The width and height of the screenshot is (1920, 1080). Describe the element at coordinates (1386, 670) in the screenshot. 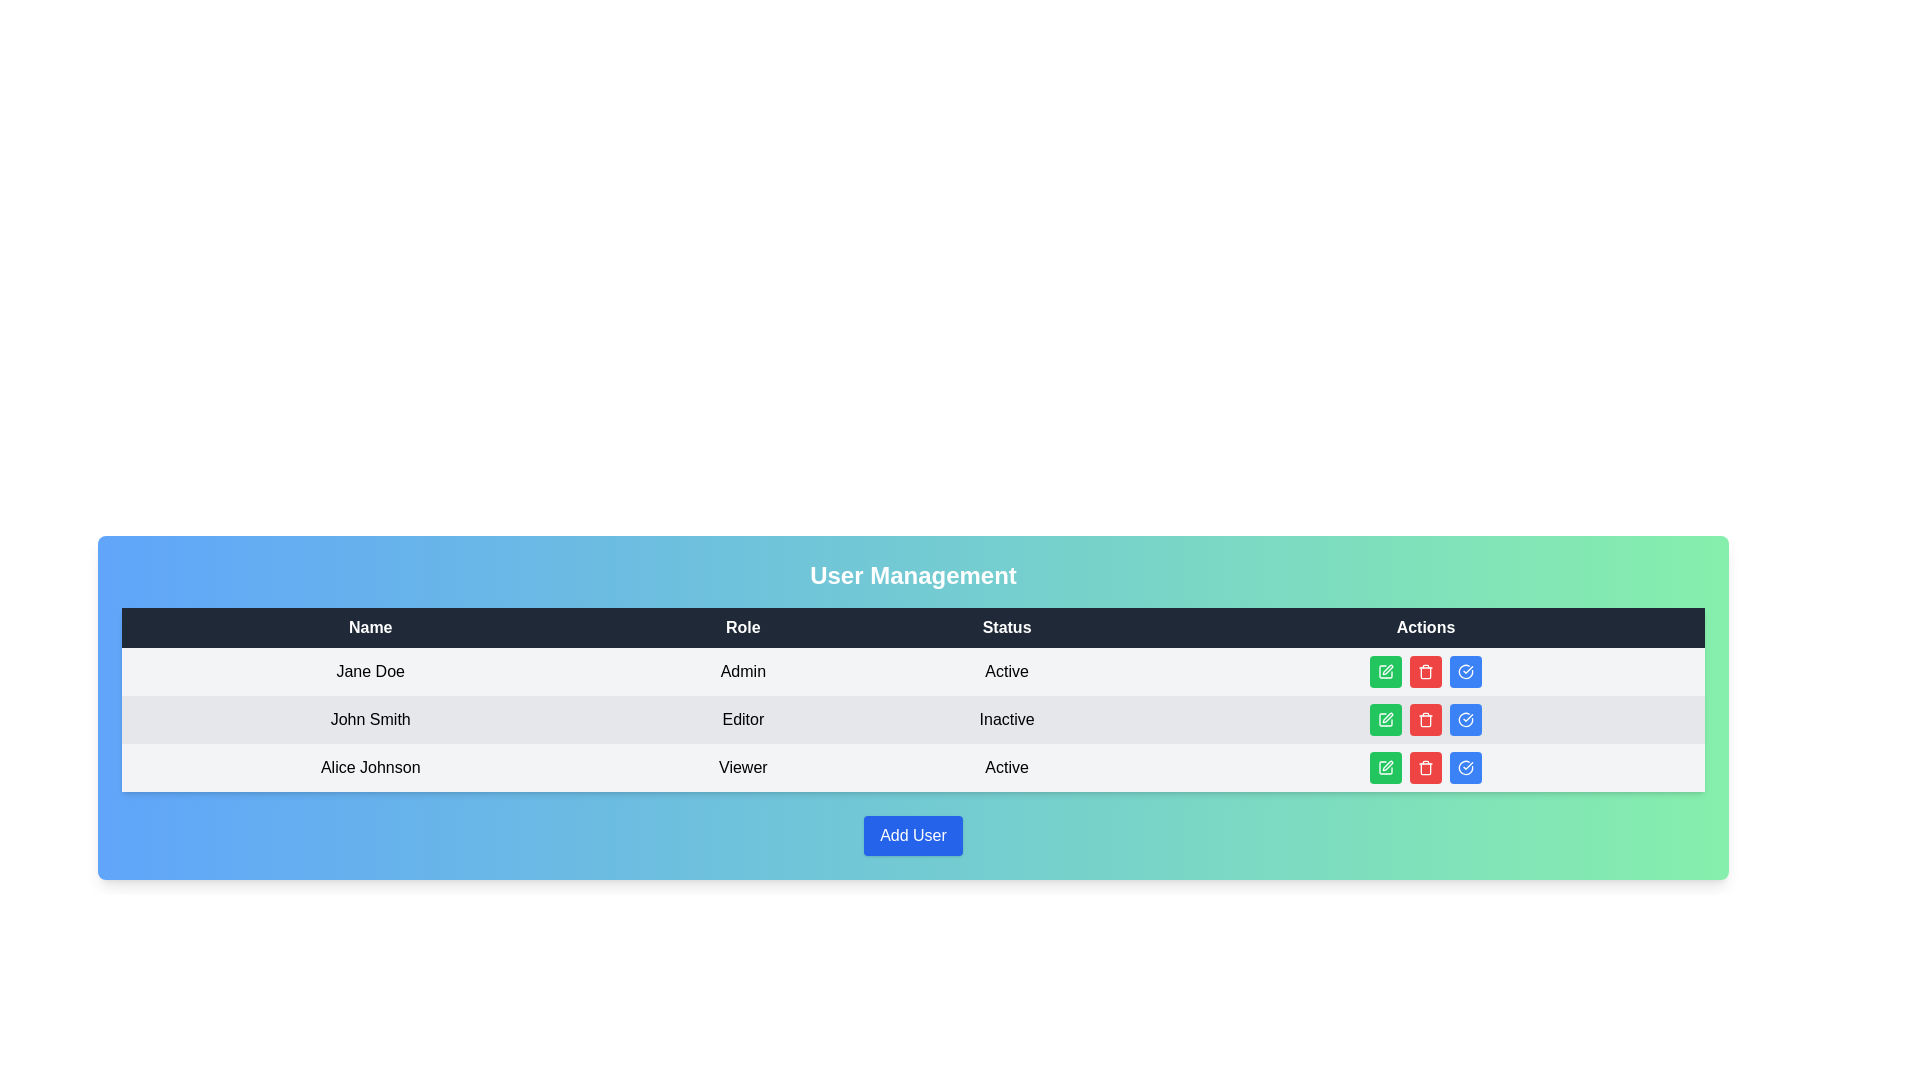

I see `the edit button for the user 'Jane Doe' located in the Actions column of the User Management table` at that location.